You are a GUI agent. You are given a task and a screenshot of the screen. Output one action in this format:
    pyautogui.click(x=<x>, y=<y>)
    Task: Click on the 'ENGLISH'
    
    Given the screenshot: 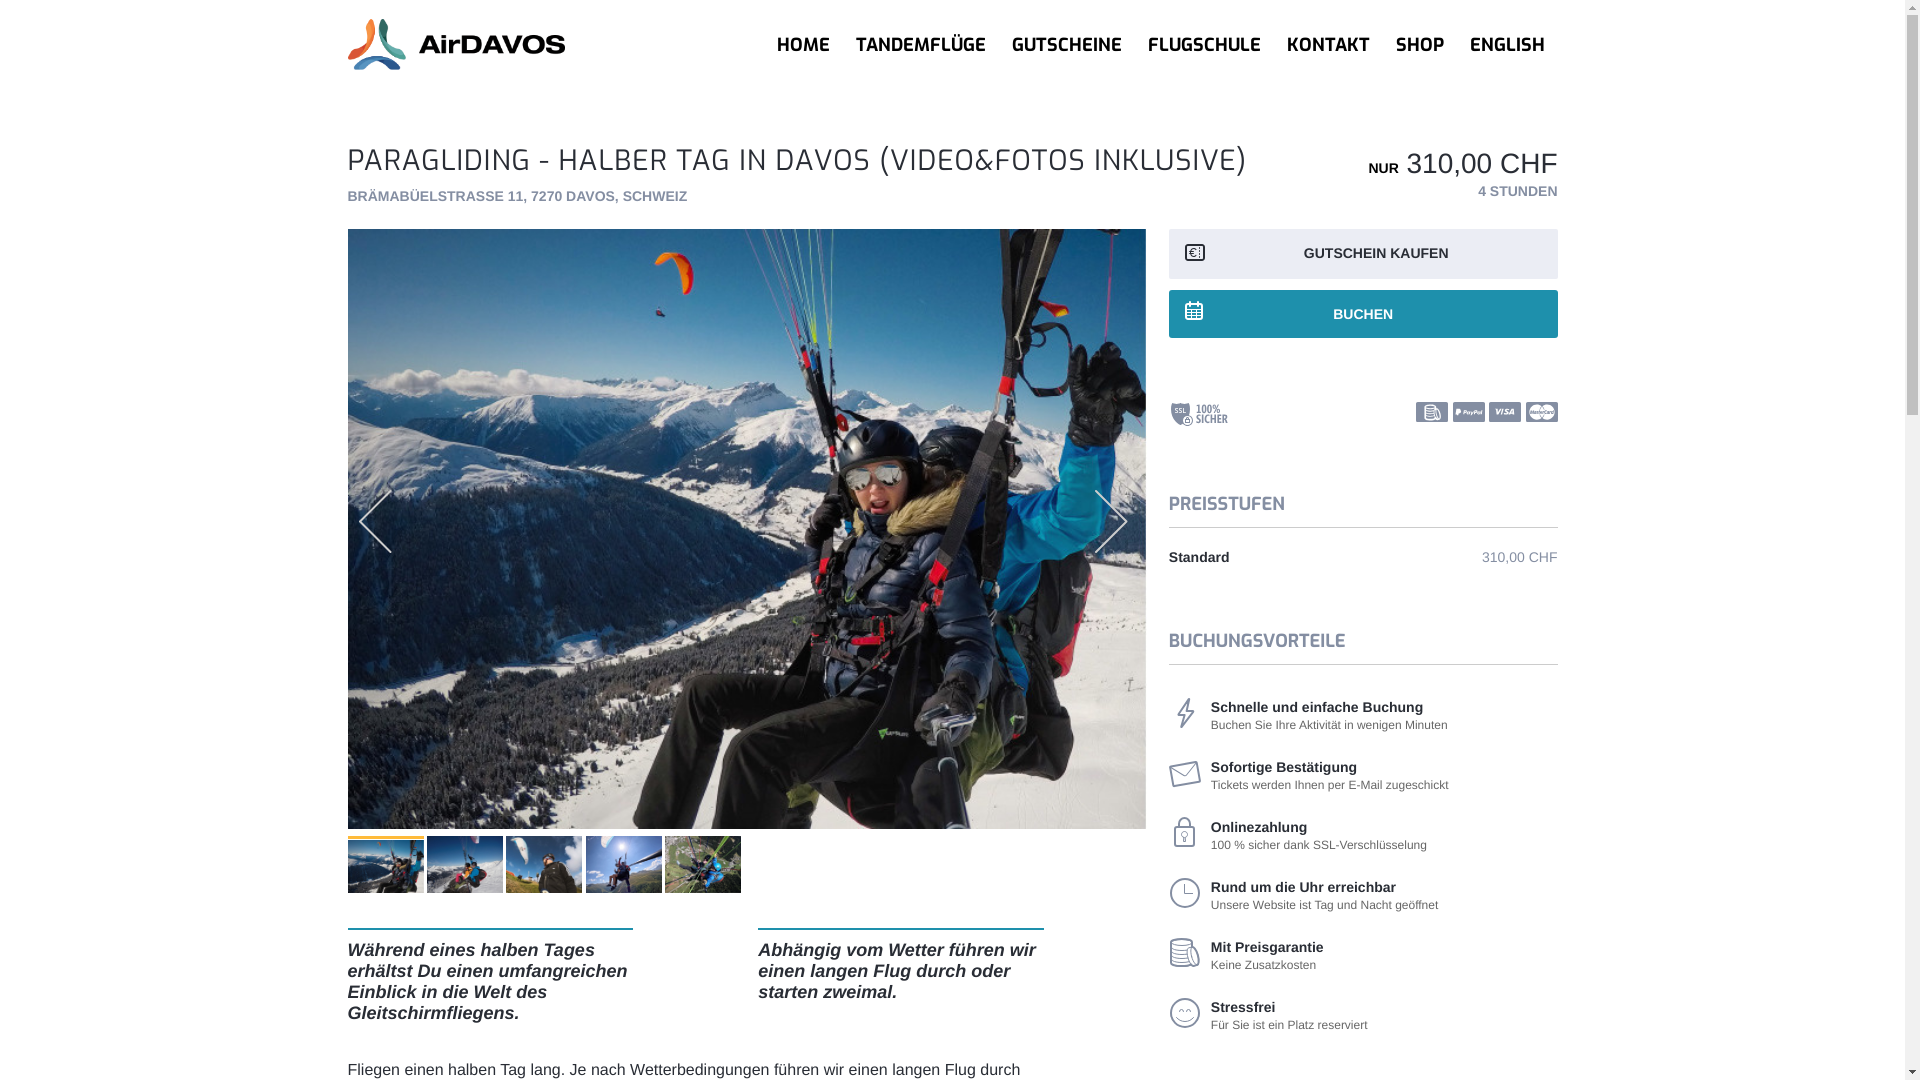 What is the action you would take?
    pyautogui.click(x=1455, y=45)
    